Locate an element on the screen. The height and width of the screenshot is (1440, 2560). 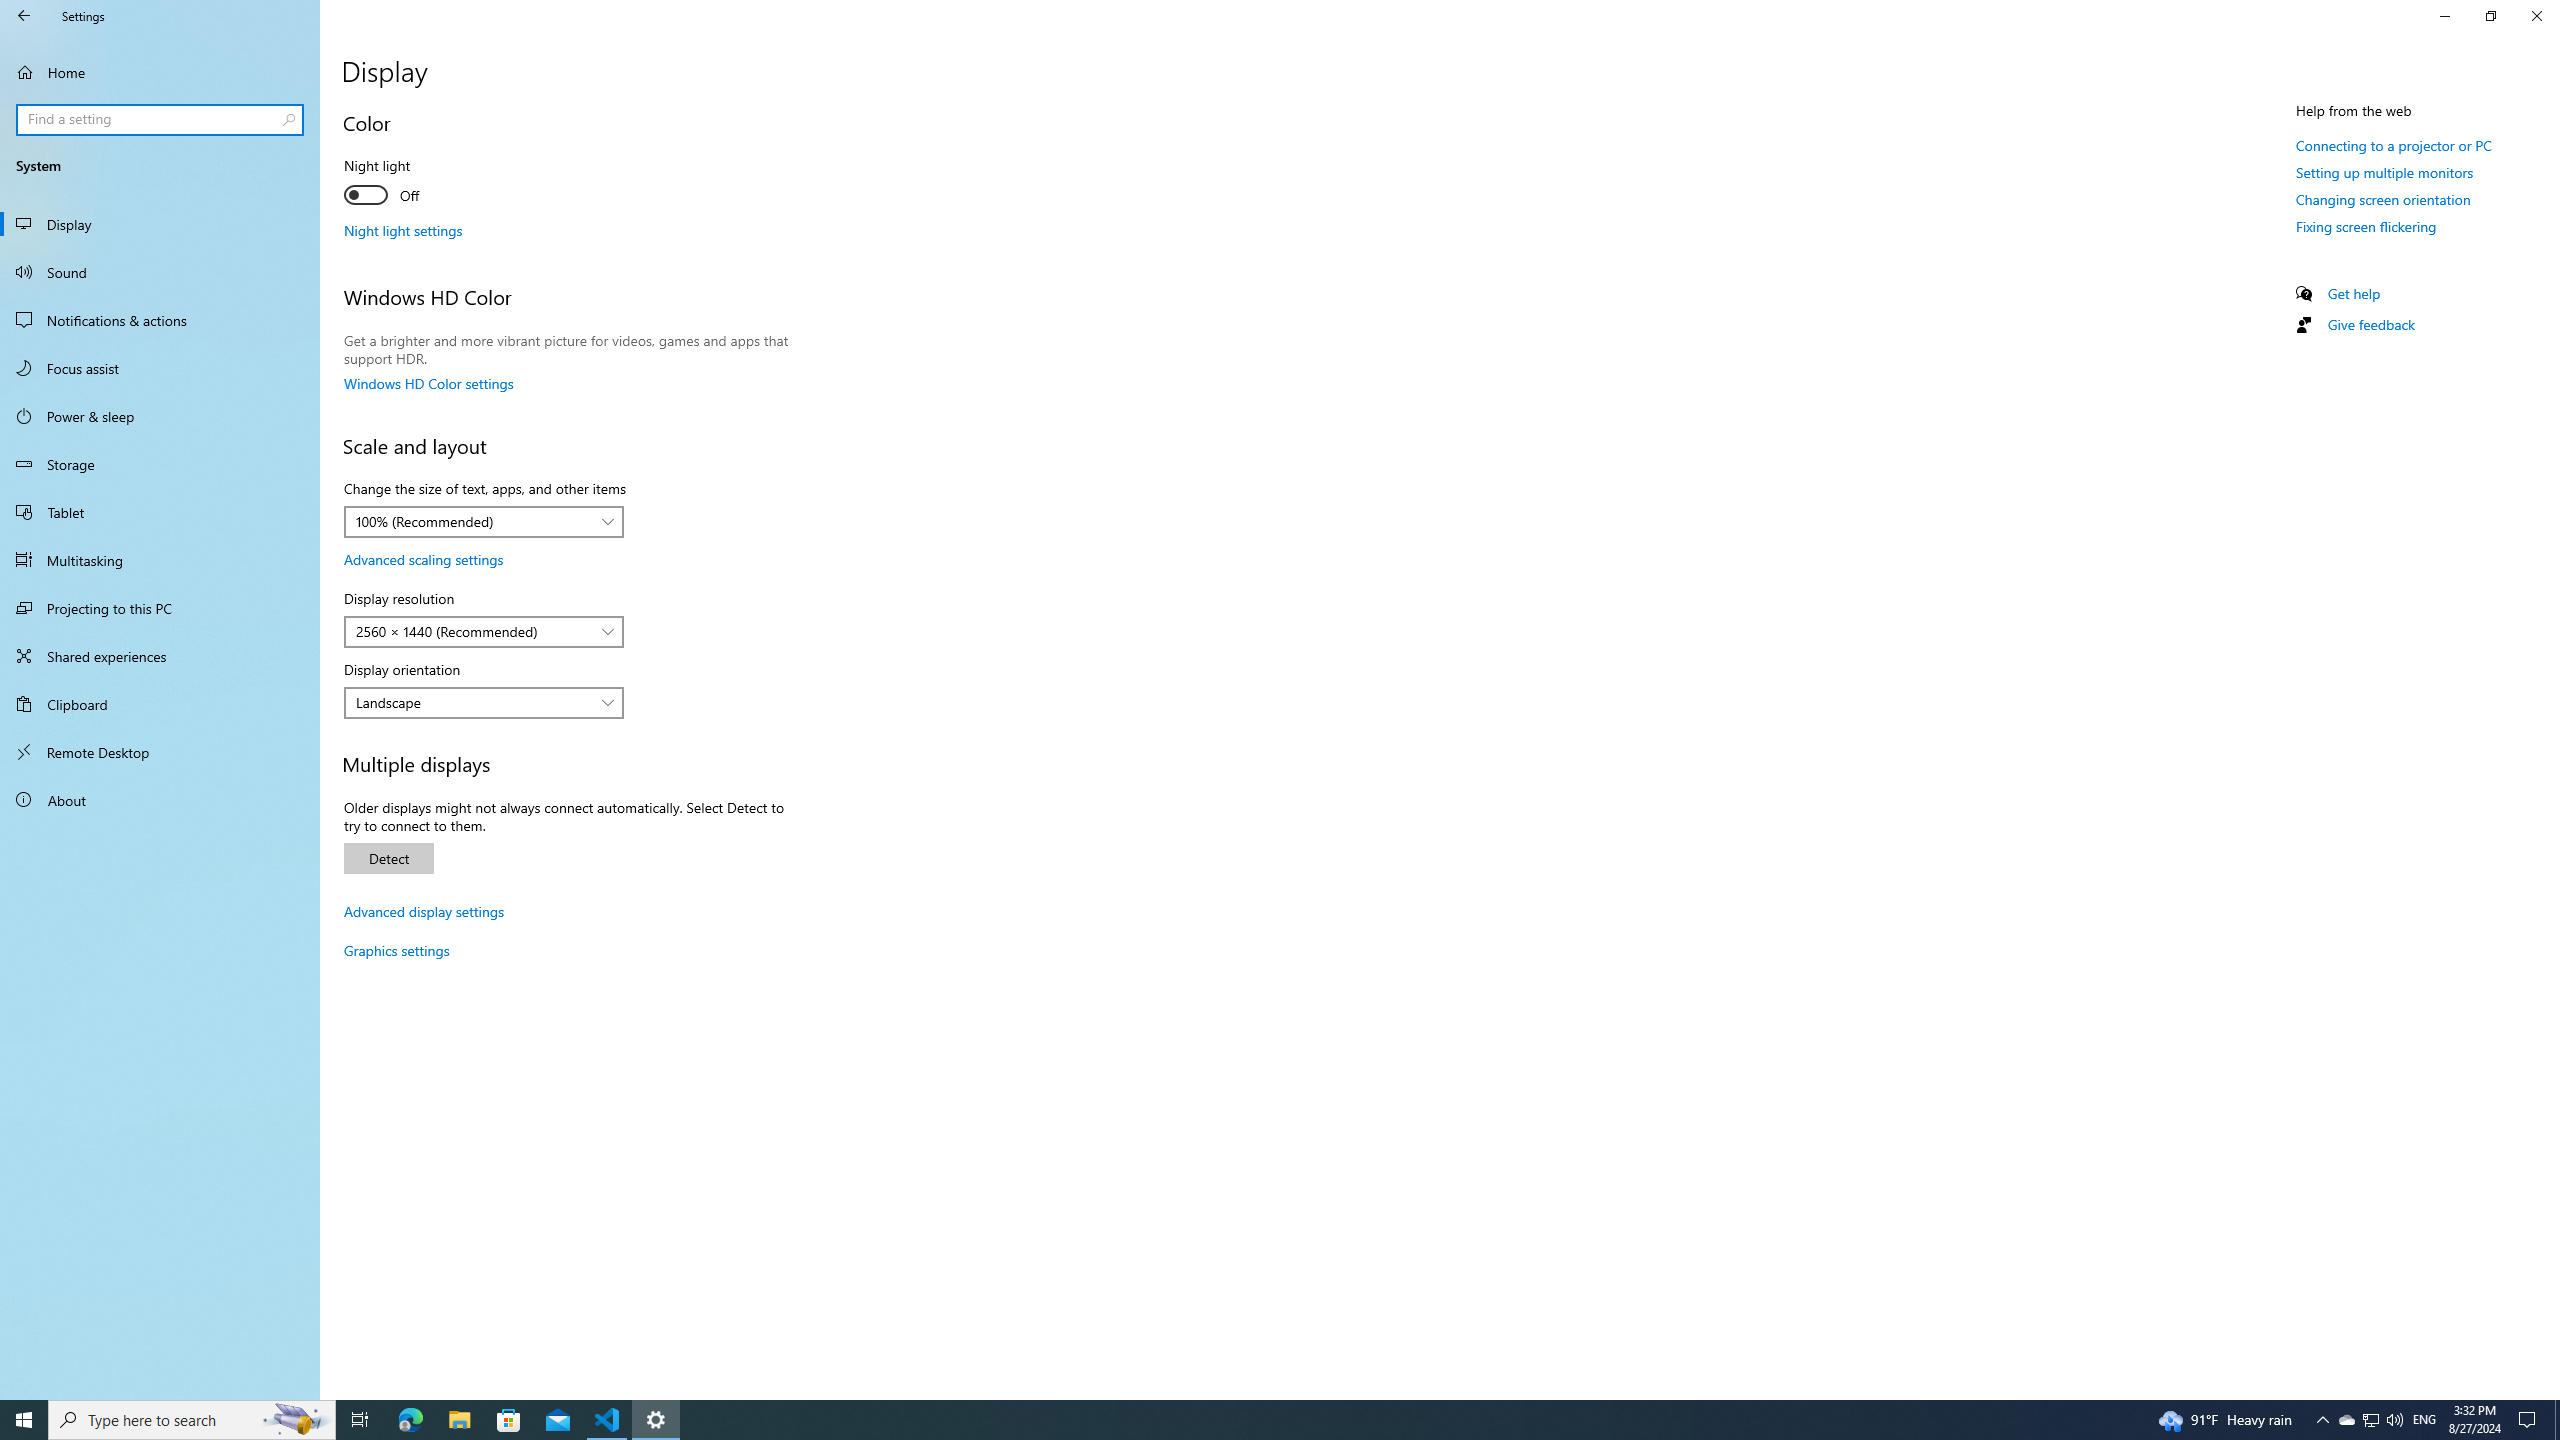
'Power & sleep' is located at coordinates (159, 415).